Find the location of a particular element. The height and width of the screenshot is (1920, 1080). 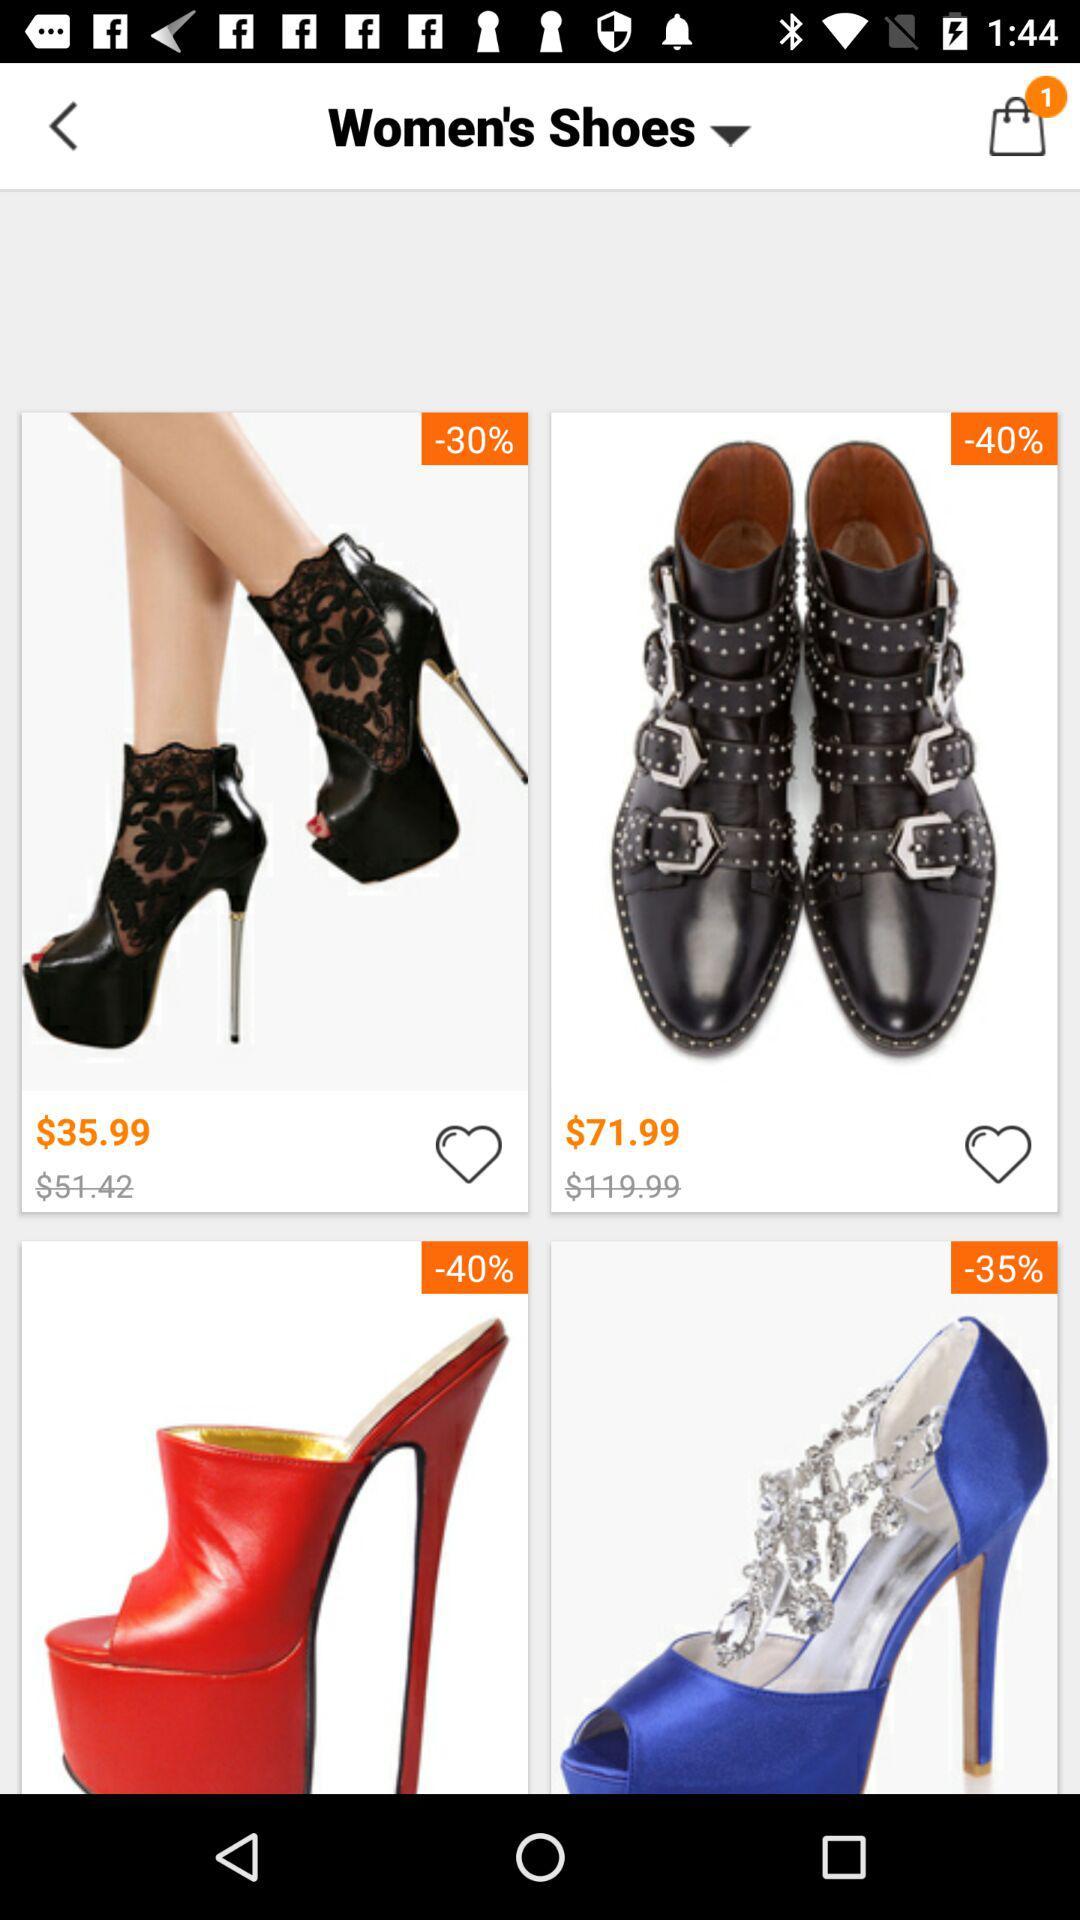

third option is located at coordinates (274, 1513).